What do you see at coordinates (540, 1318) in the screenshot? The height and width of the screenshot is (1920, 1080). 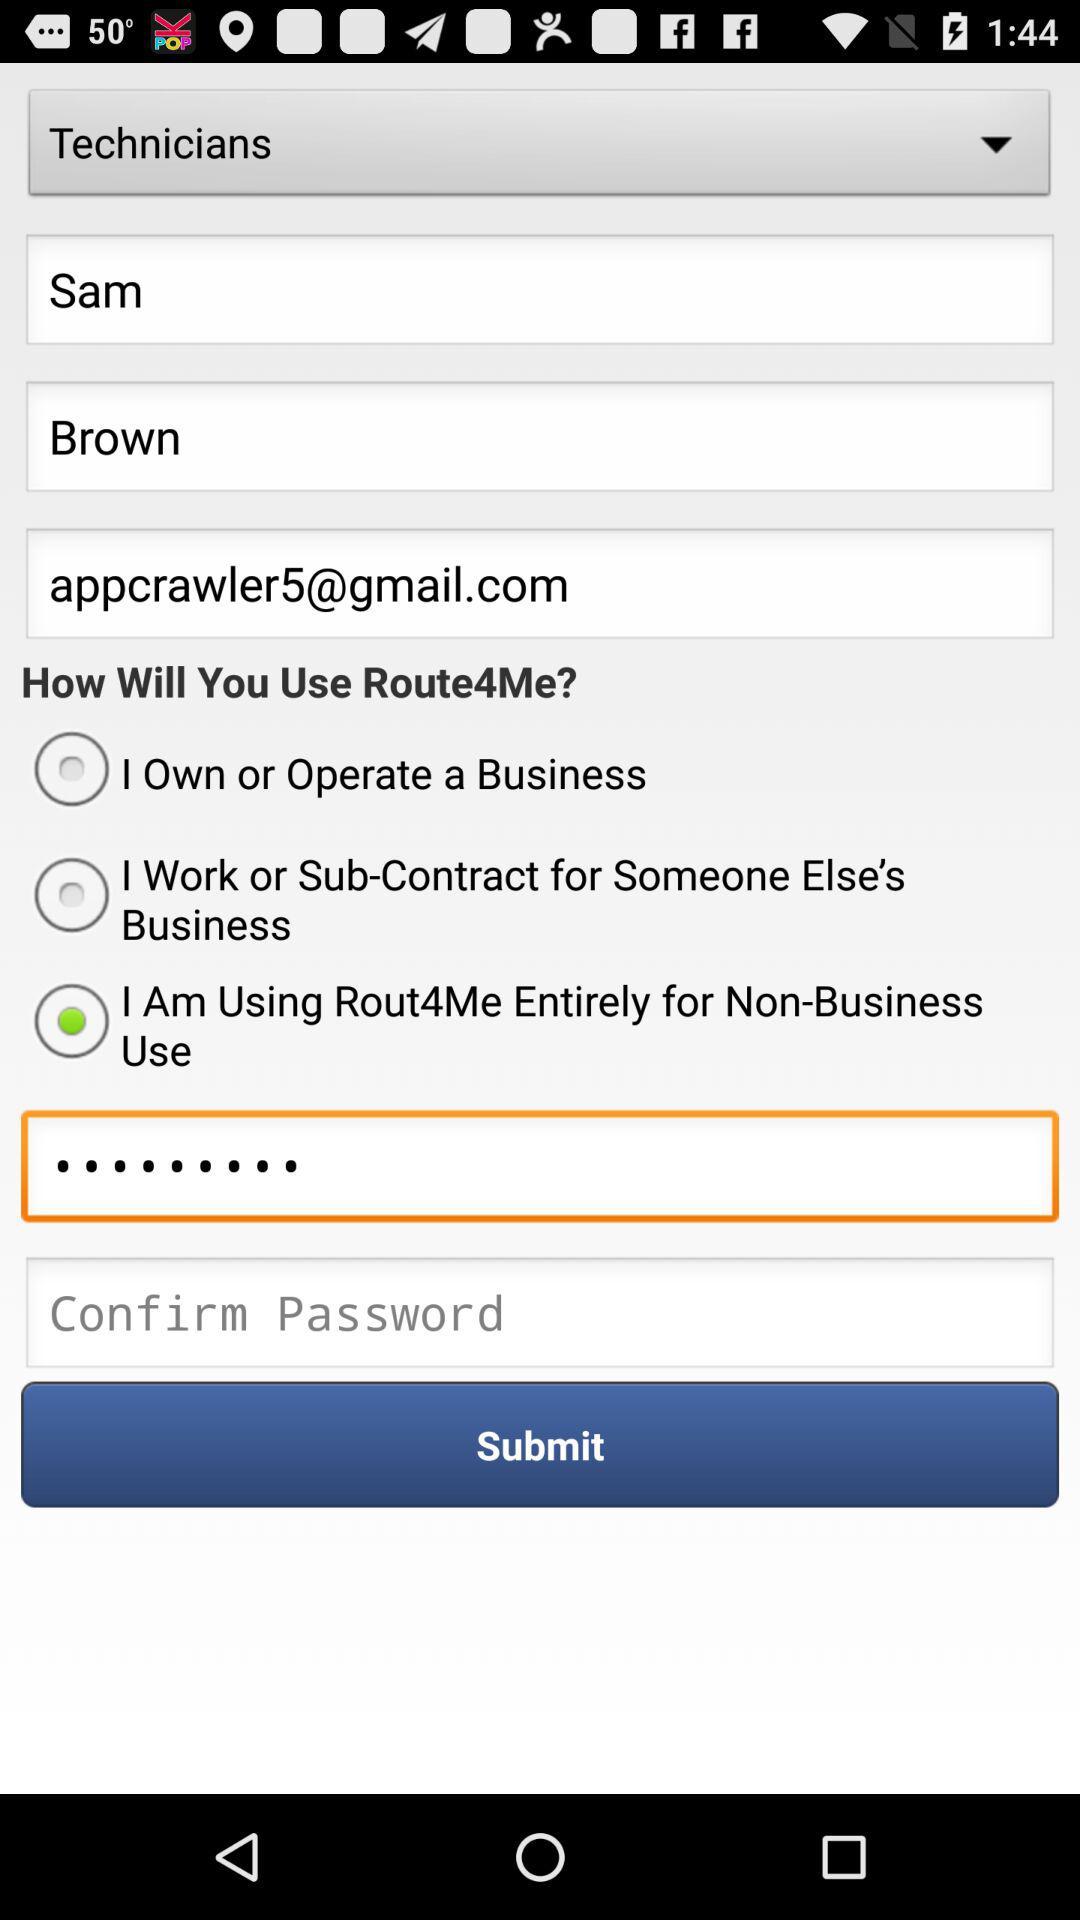 I see `confirm password` at bounding box center [540, 1318].